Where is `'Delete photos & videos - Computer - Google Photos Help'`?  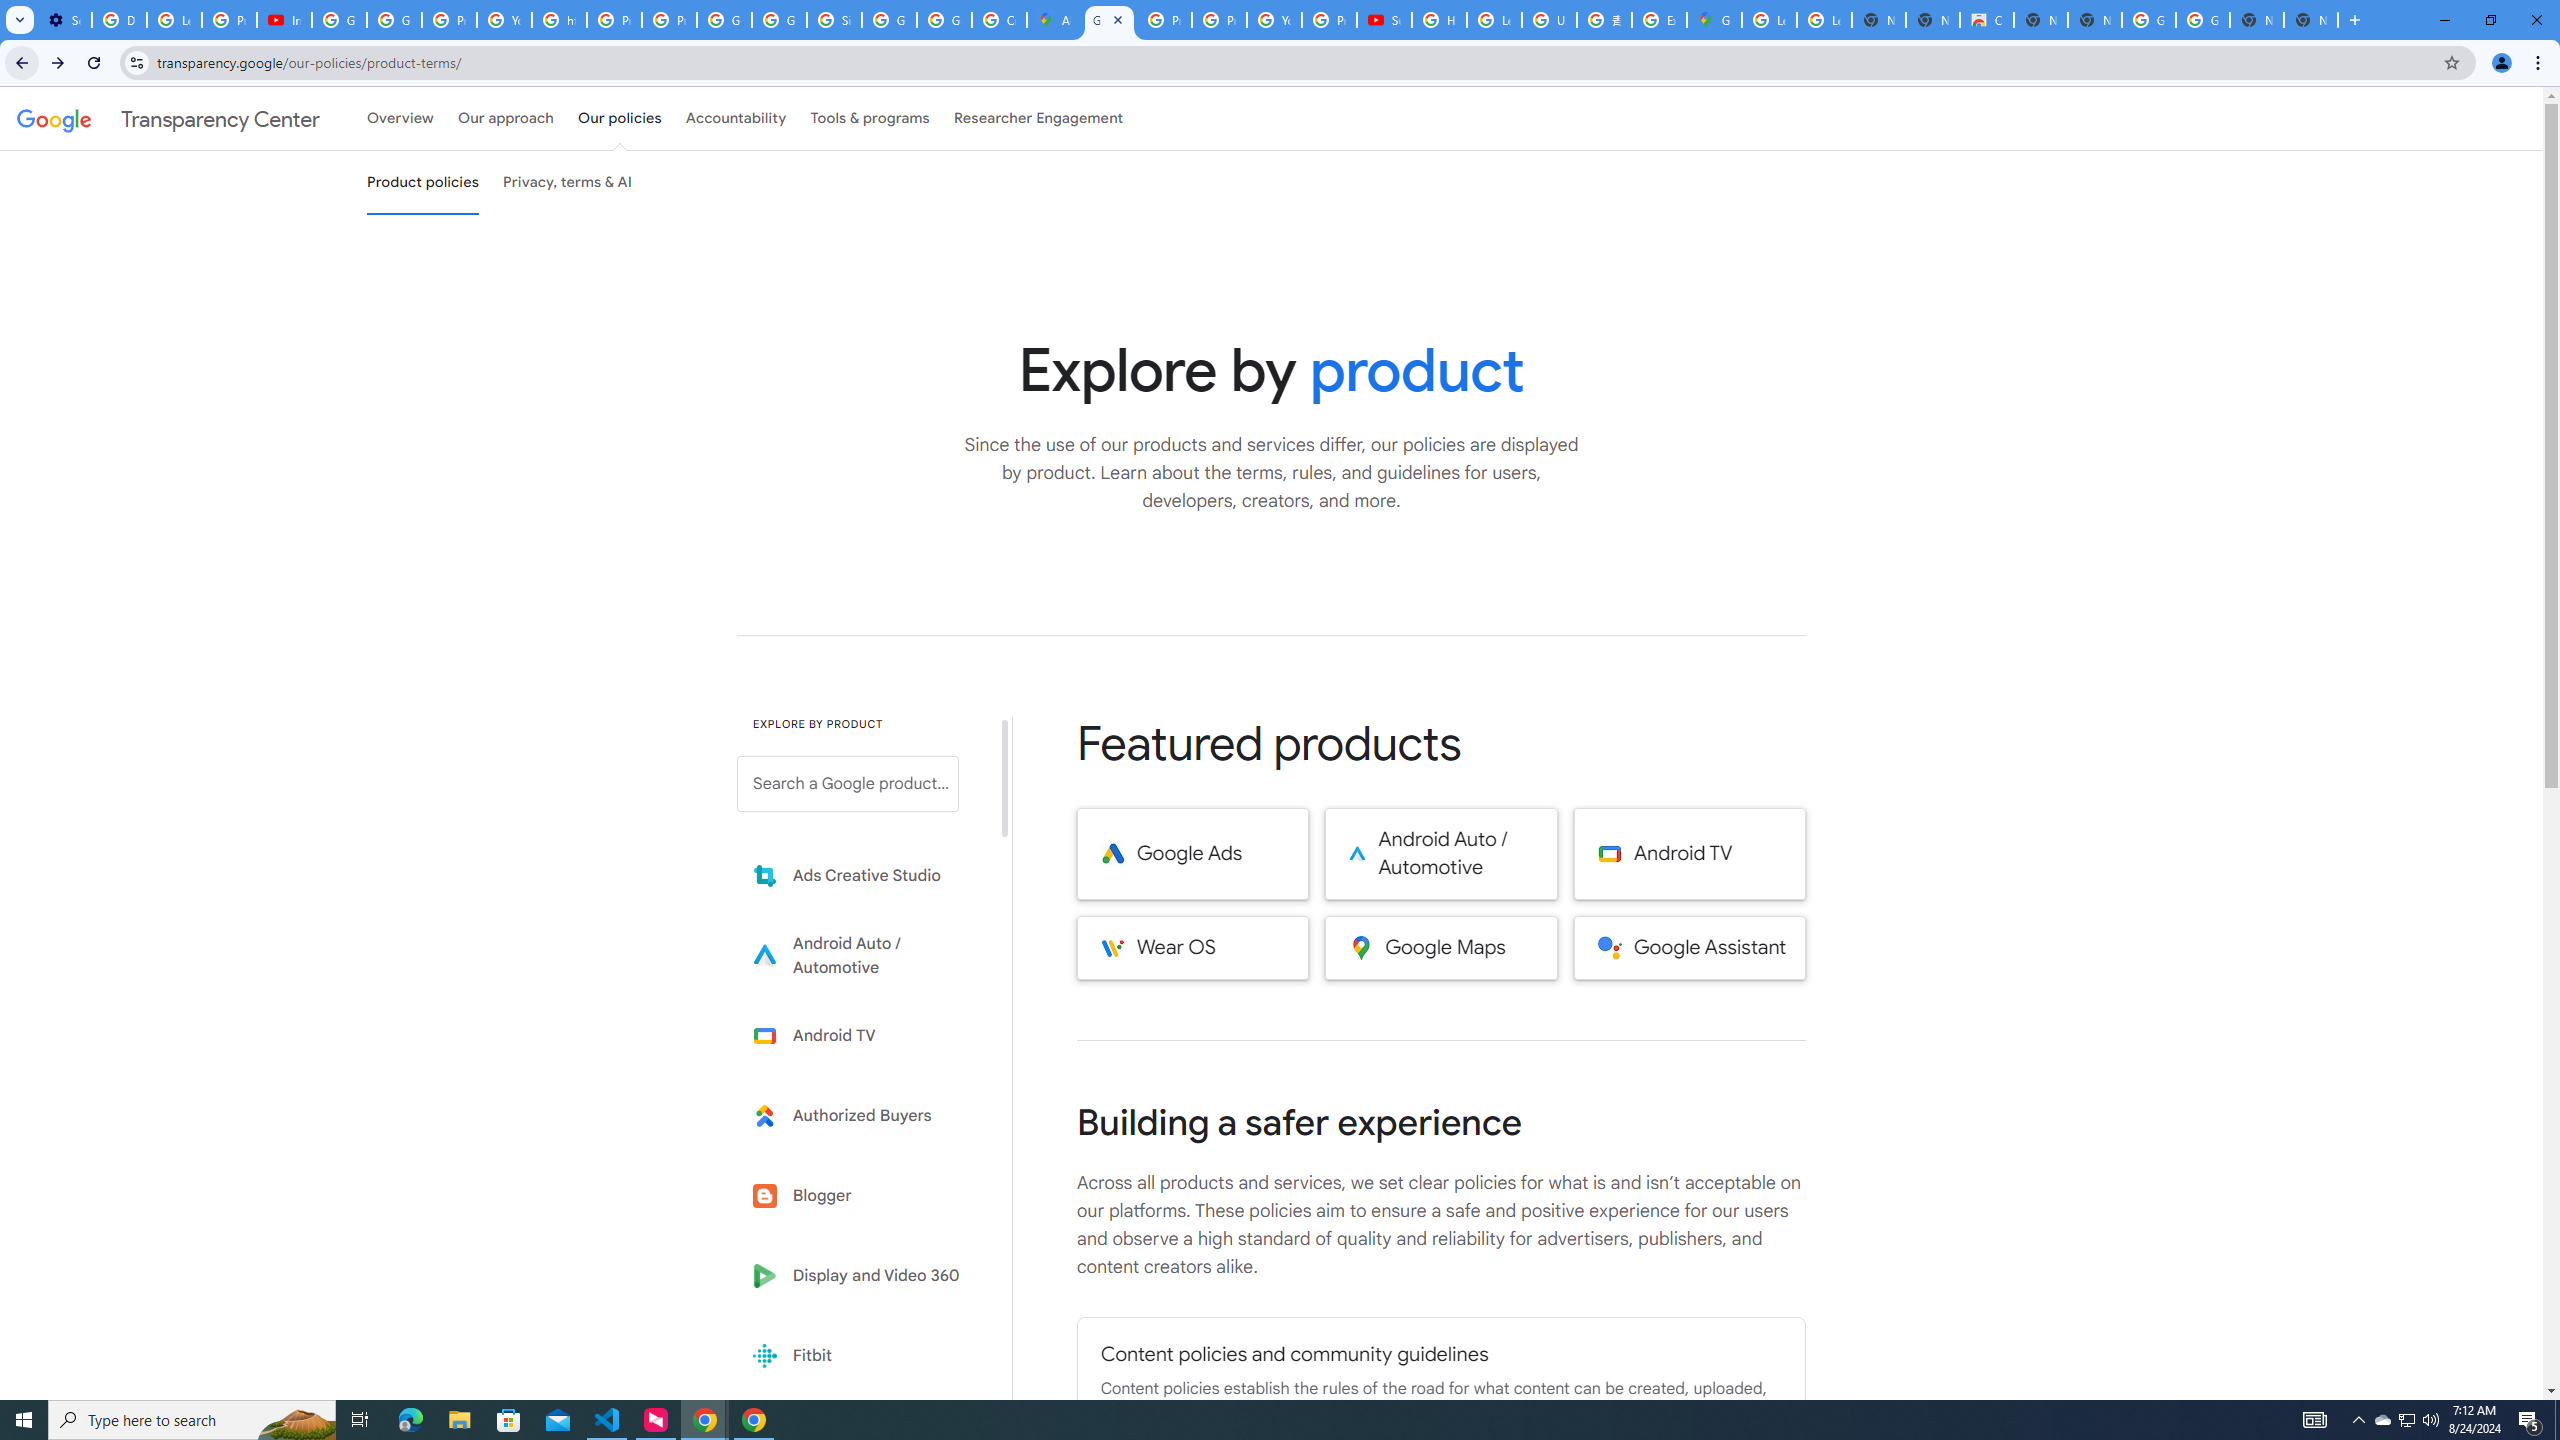
'Delete photos & videos - Computer - Google Photos Help' is located at coordinates (118, 19).